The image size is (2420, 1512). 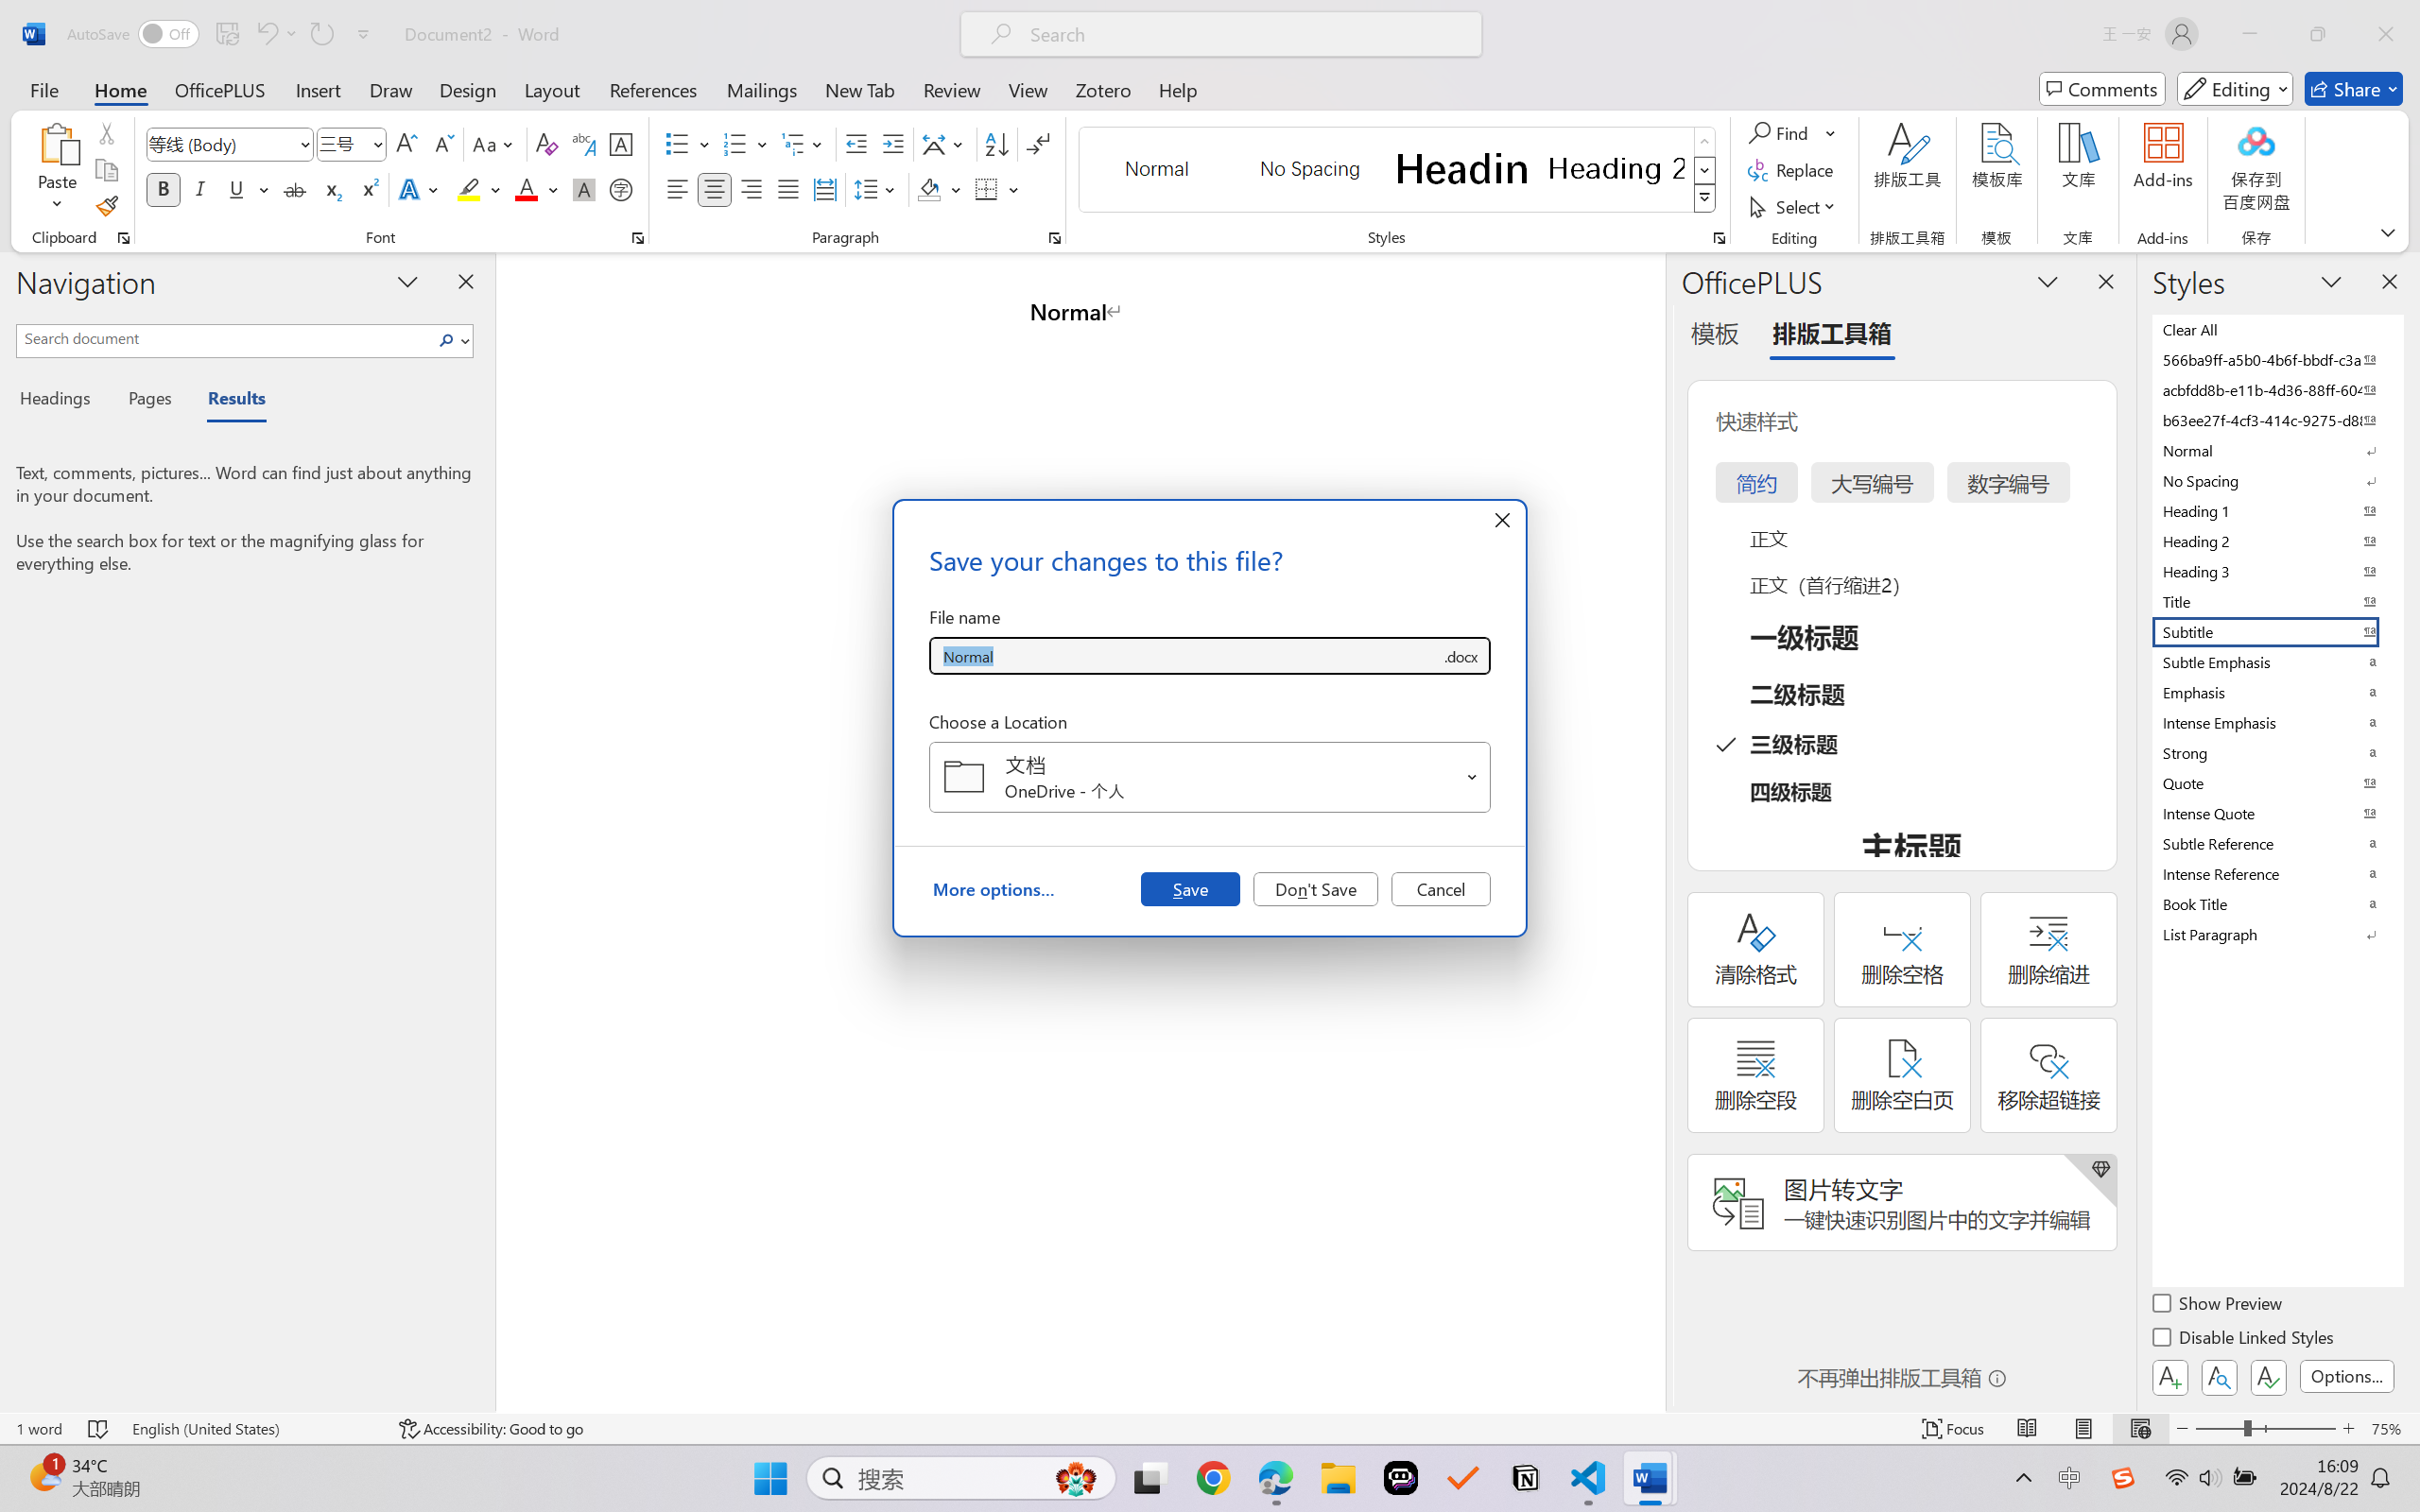 I want to click on 'Copy', so click(x=105, y=170).